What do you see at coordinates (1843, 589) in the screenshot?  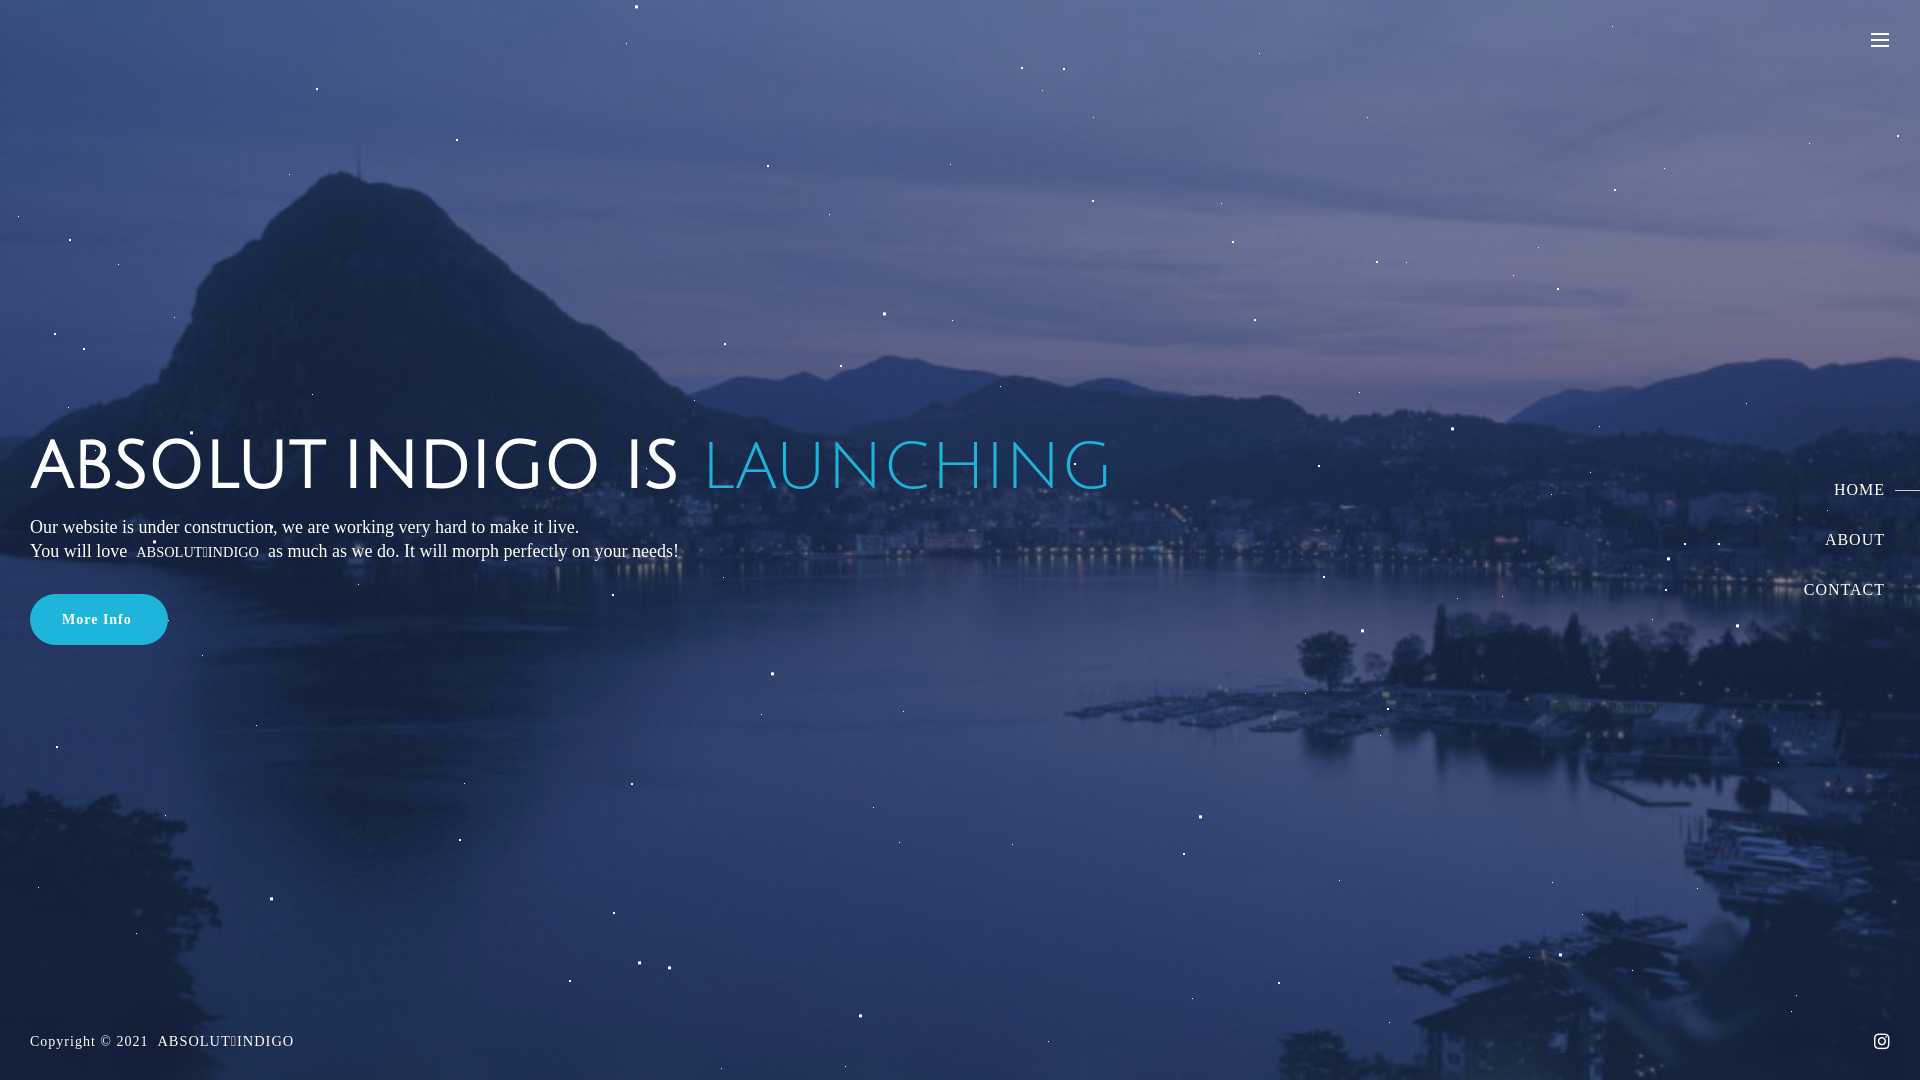 I see `'CONTACT'` at bounding box center [1843, 589].